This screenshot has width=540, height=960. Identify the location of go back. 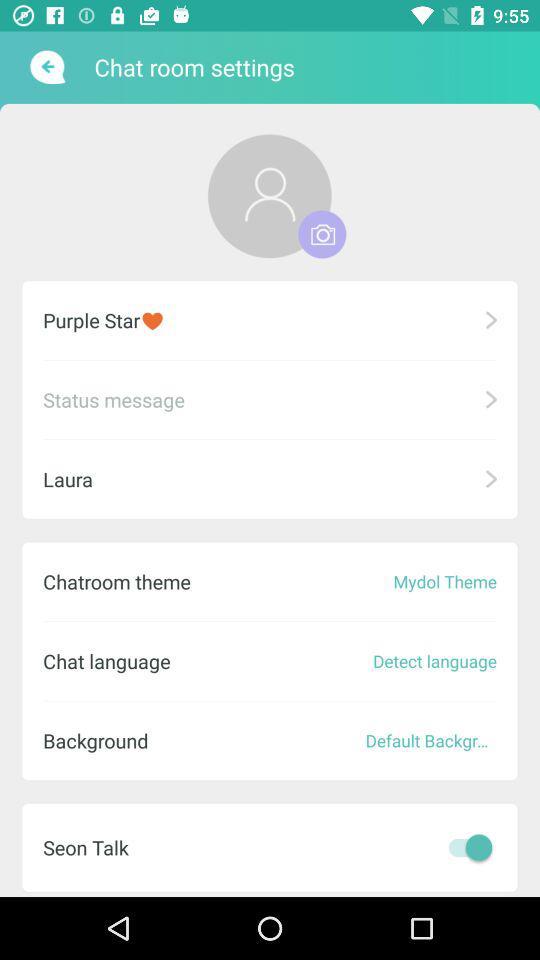
(45, 67).